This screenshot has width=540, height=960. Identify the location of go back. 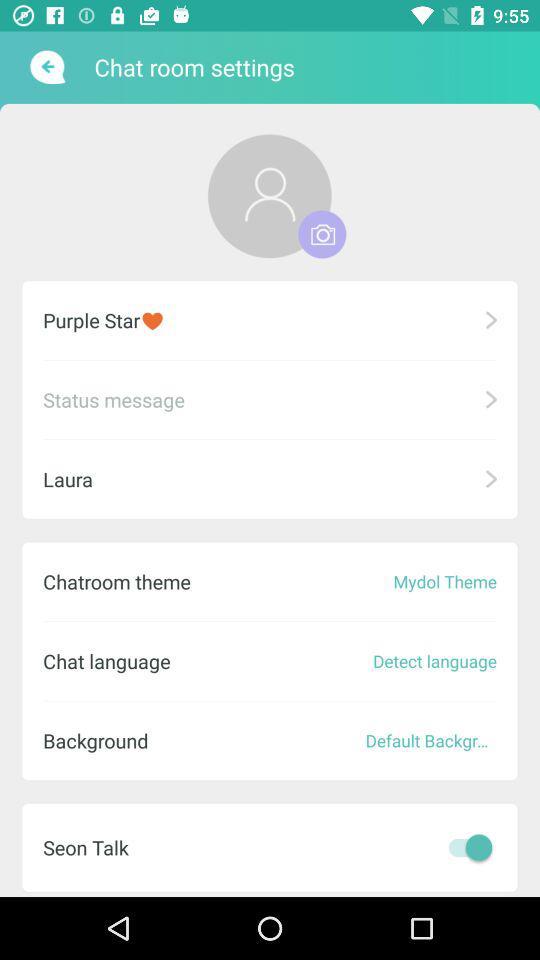
(45, 67).